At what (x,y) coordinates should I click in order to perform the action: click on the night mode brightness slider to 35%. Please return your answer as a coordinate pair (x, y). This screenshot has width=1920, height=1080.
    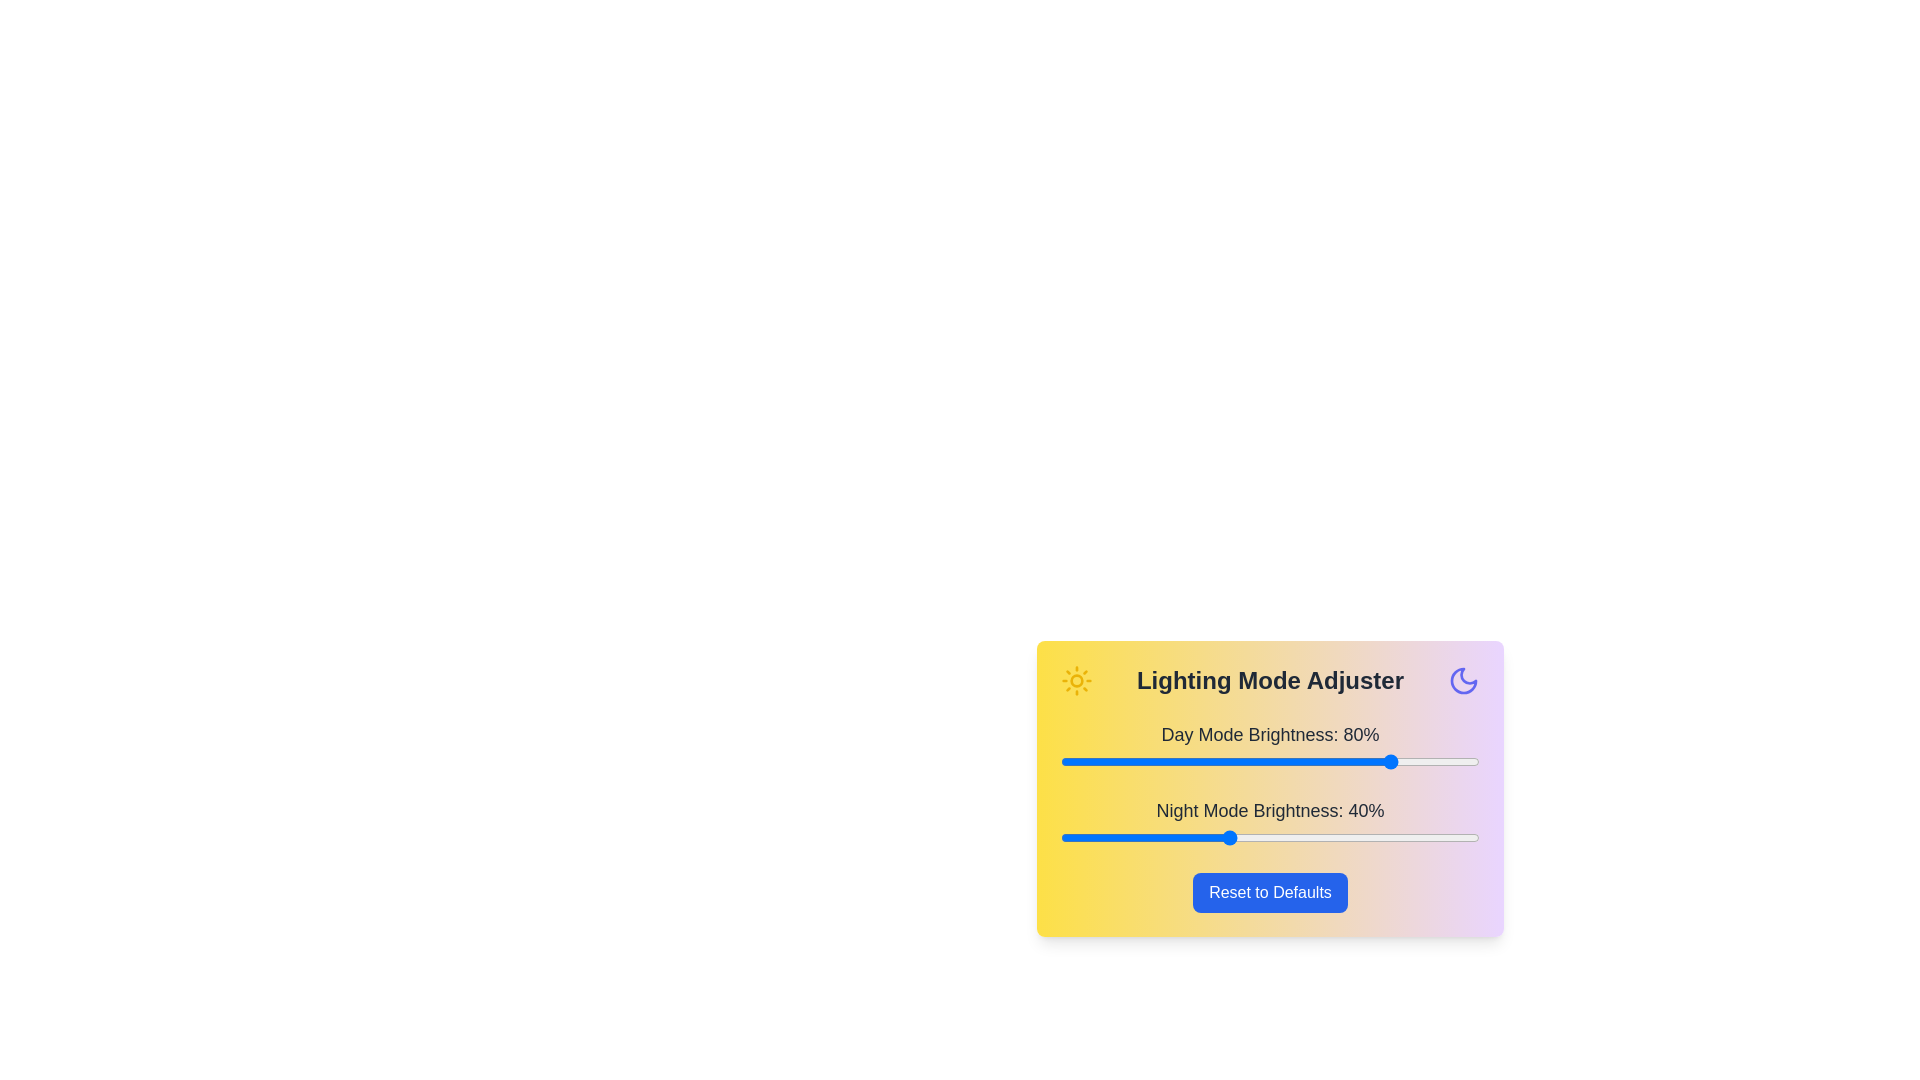
    Looking at the image, I should click on (1206, 837).